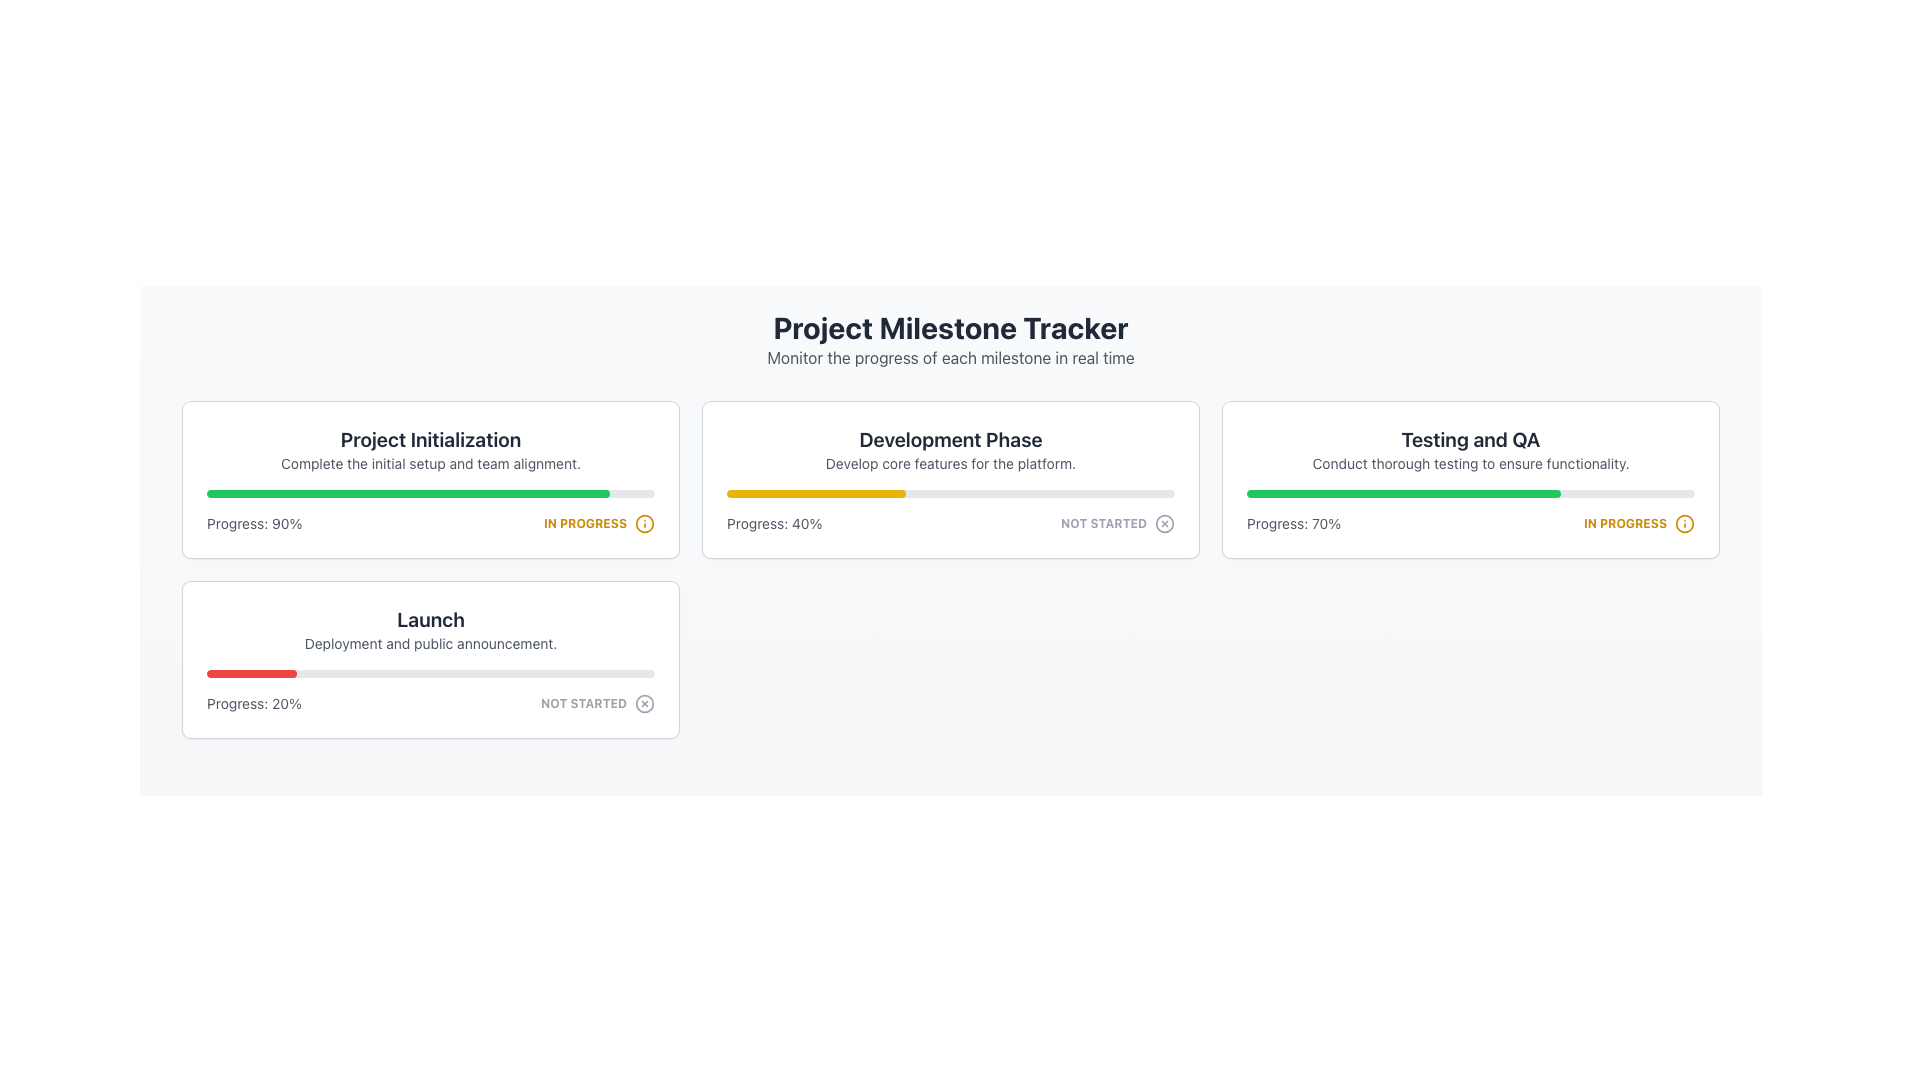  I want to click on text line 'Develop core features for the platform' which is styled in a small gray font, positioned below the heading 'Development Phase' in the center card of a grid layout, so click(949, 463).